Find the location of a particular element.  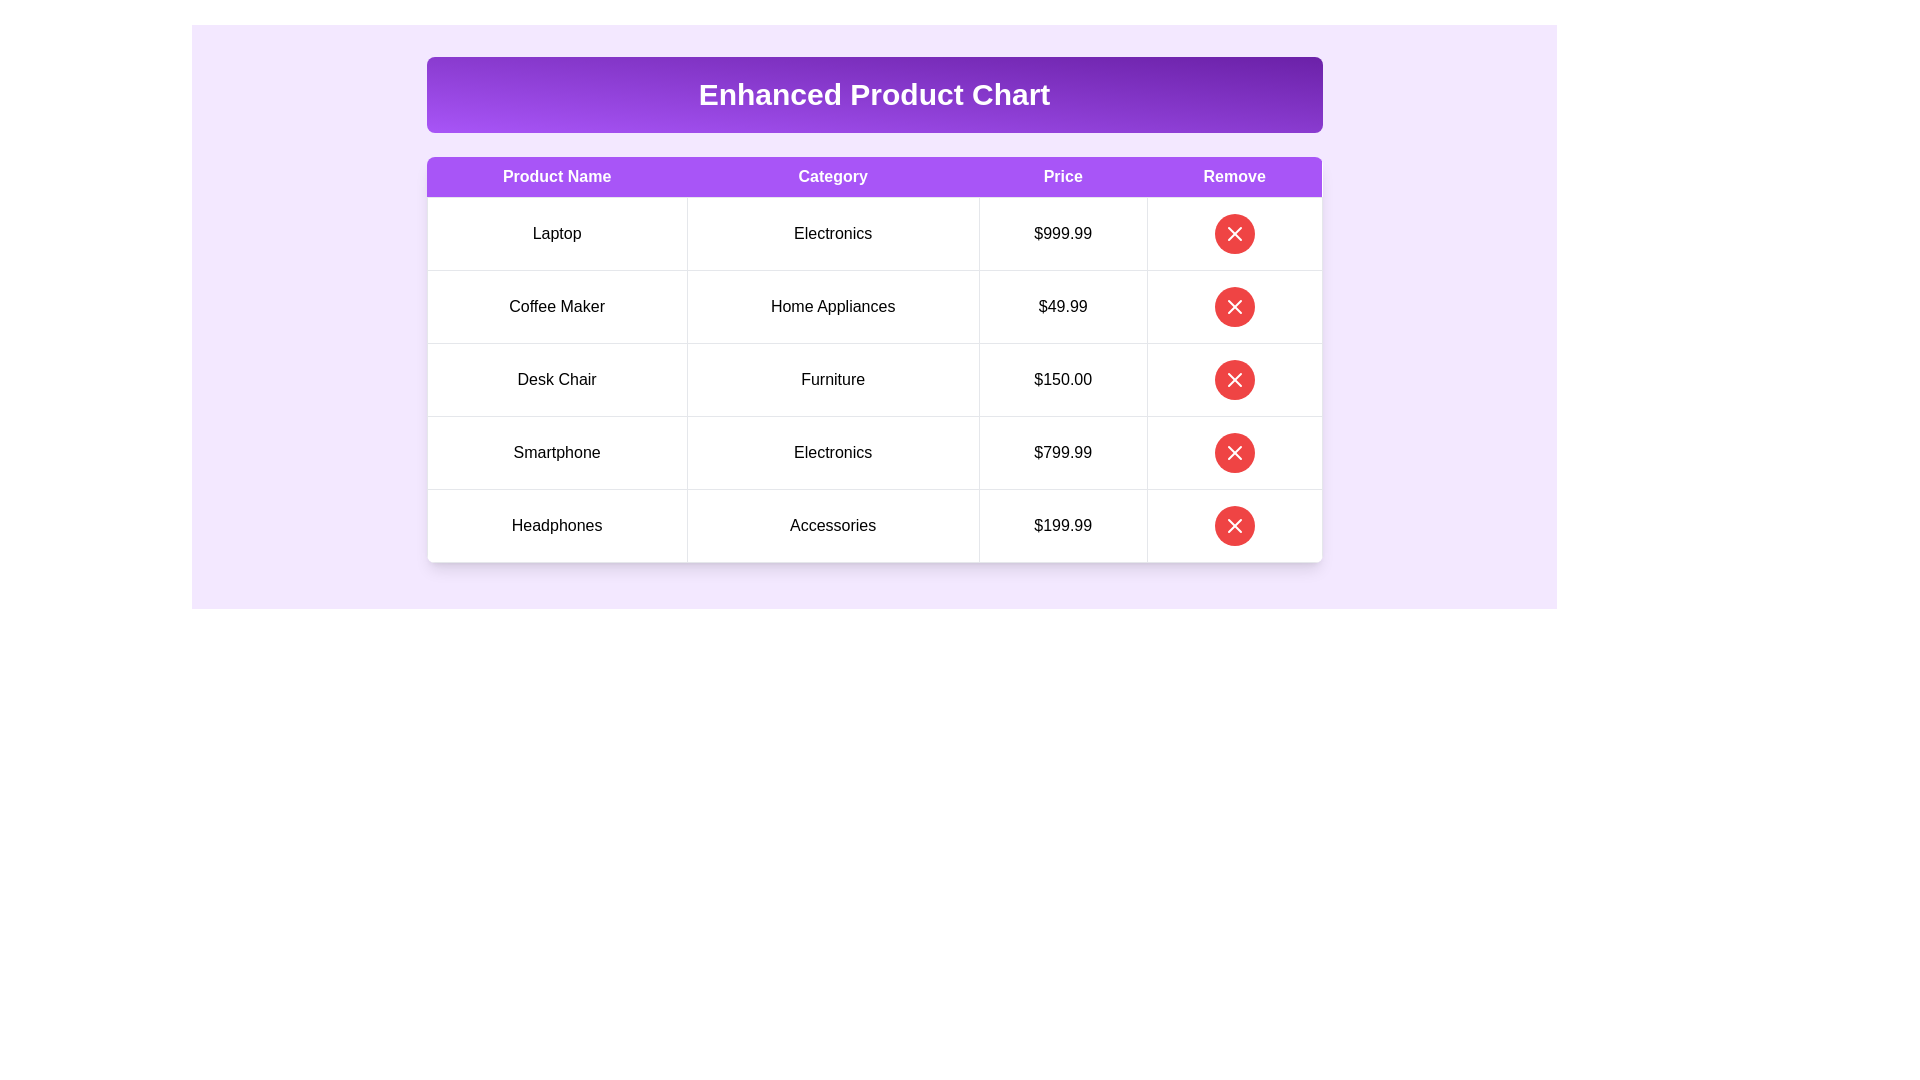

the text label displaying the price '$999.99' located in the third column of the first row under the 'Price' header, to the right of 'Electronics' is located at coordinates (1062, 233).